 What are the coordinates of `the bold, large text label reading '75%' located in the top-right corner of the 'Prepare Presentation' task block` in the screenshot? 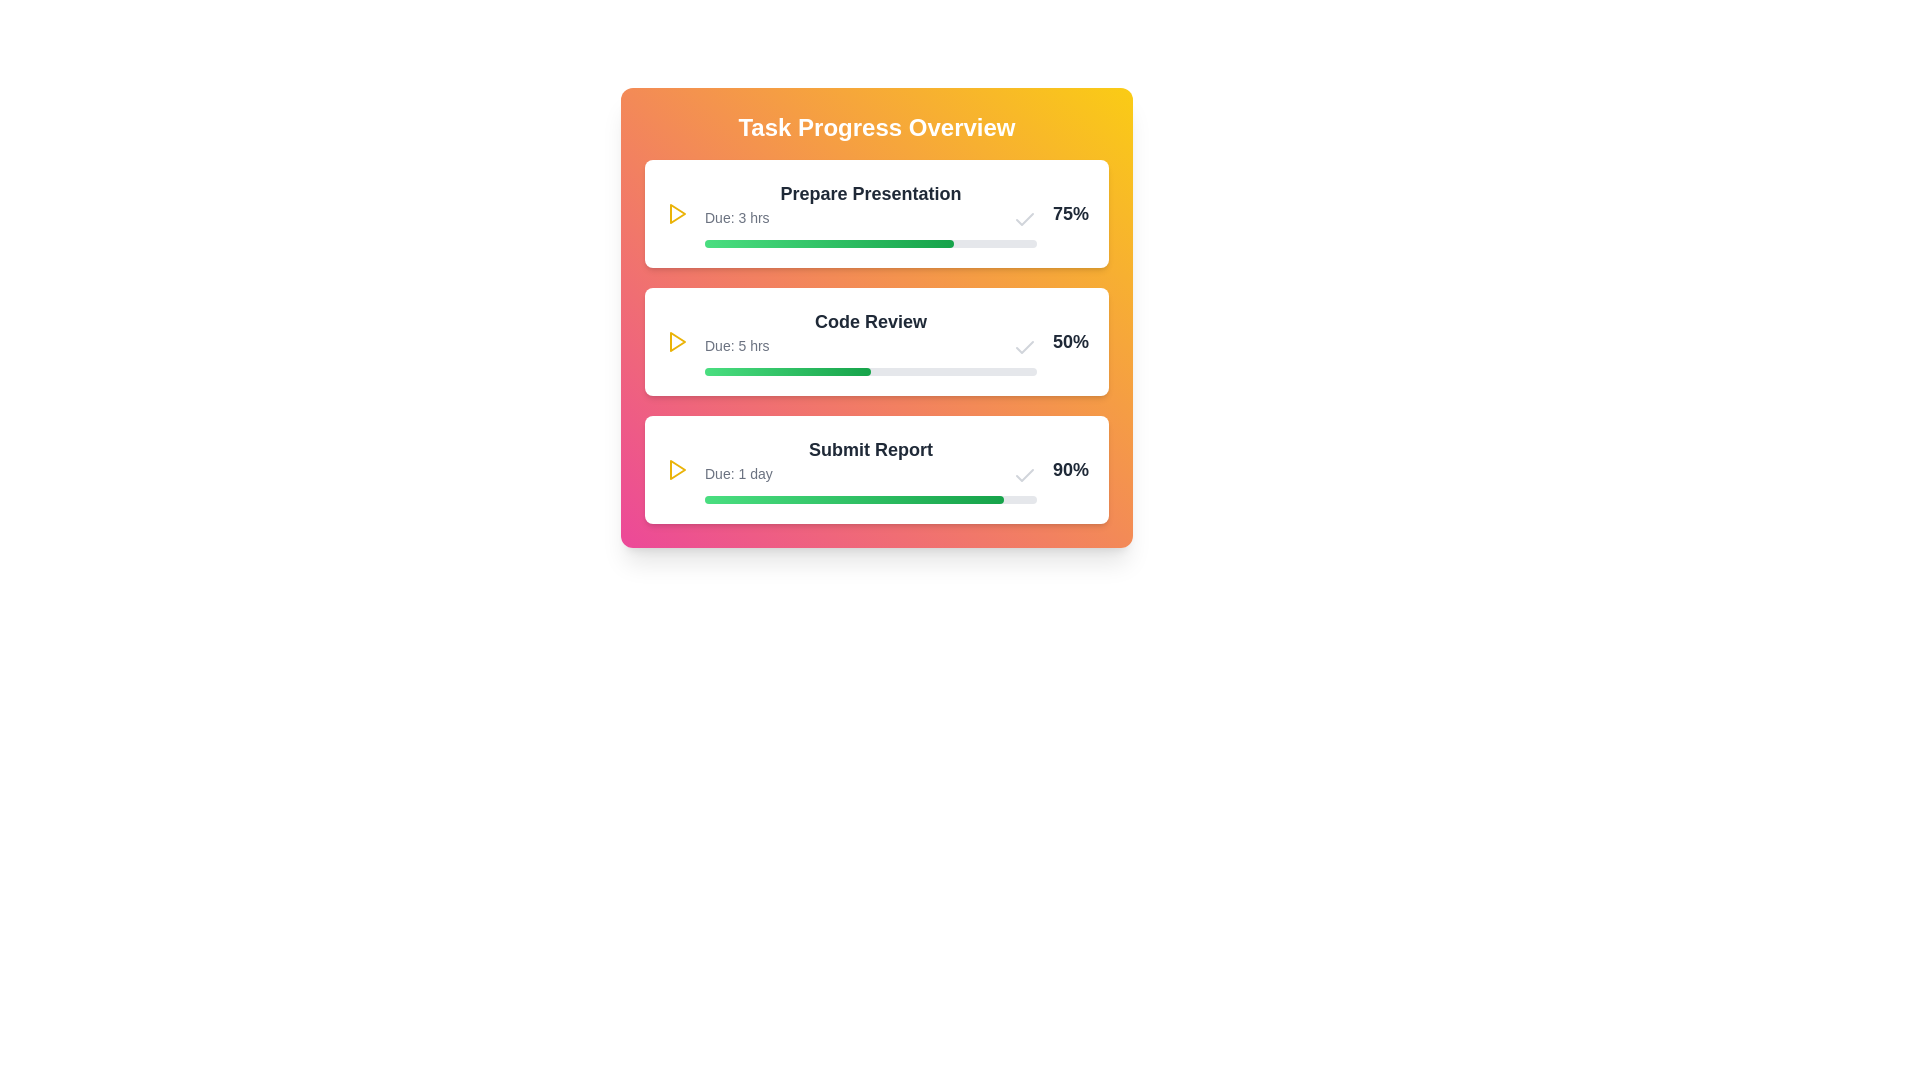 It's located at (1069, 213).